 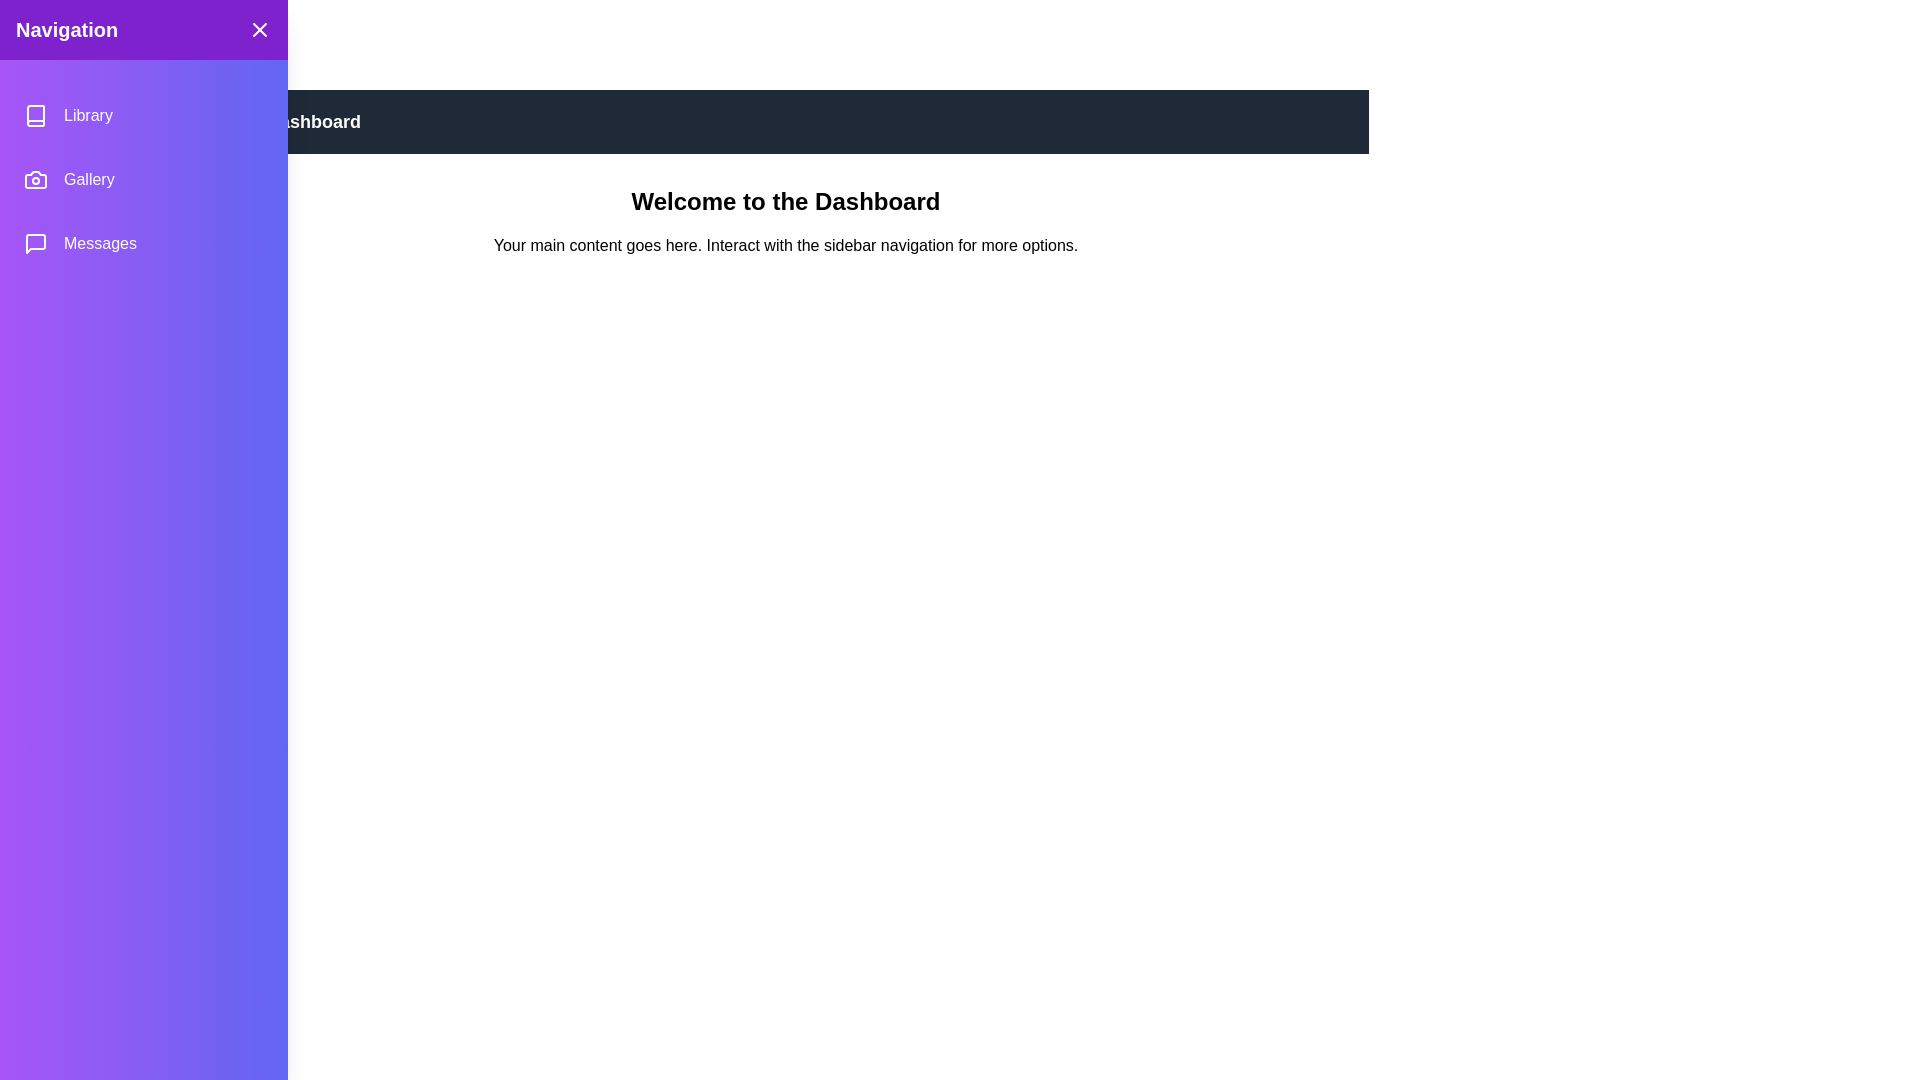 What do you see at coordinates (35, 242) in the screenshot?
I see `the speech bubble icon in the Messages section of the side navigation bar, which is styled in an outlined fashion and is located beneath the Gallery item` at bounding box center [35, 242].